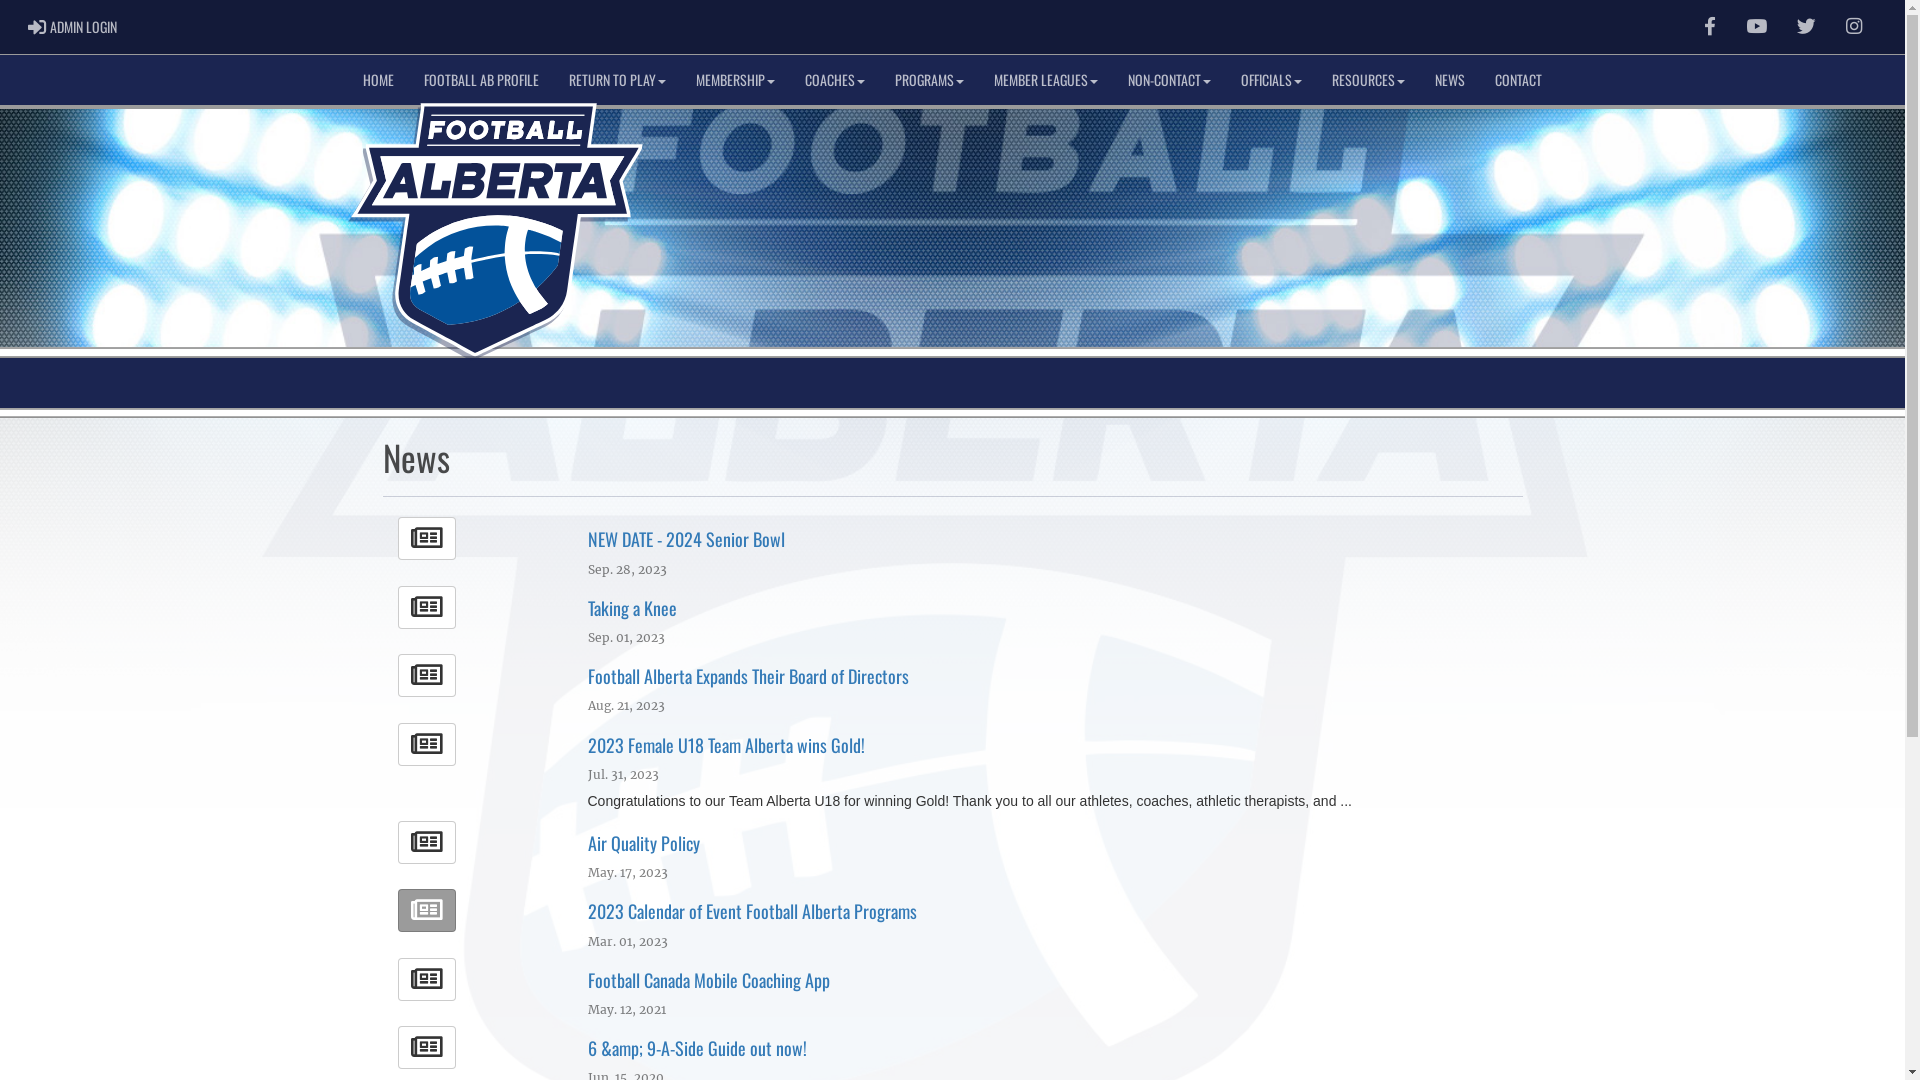 The image size is (1920, 1080). Describe the element at coordinates (1708, 27) in the screenshot. I see `'Facebook'` at that location.